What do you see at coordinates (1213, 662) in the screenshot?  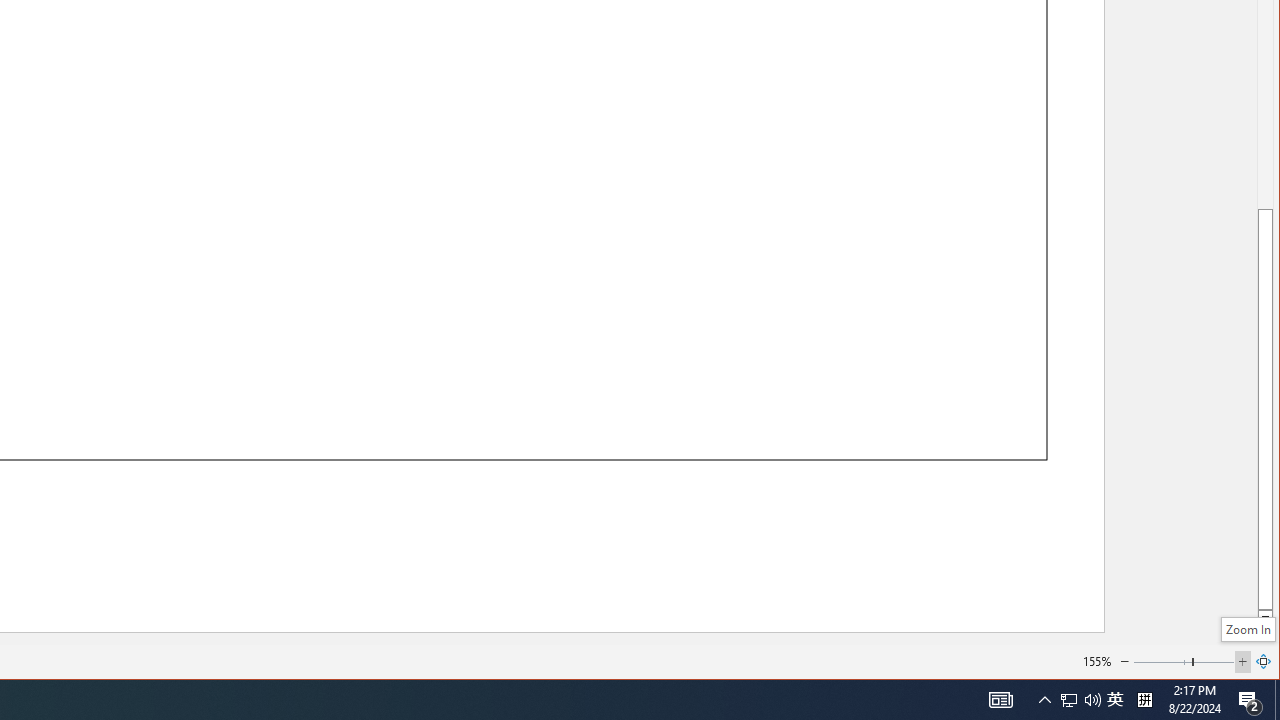 I see `'Page right'` at bounding box center [1213, 662].